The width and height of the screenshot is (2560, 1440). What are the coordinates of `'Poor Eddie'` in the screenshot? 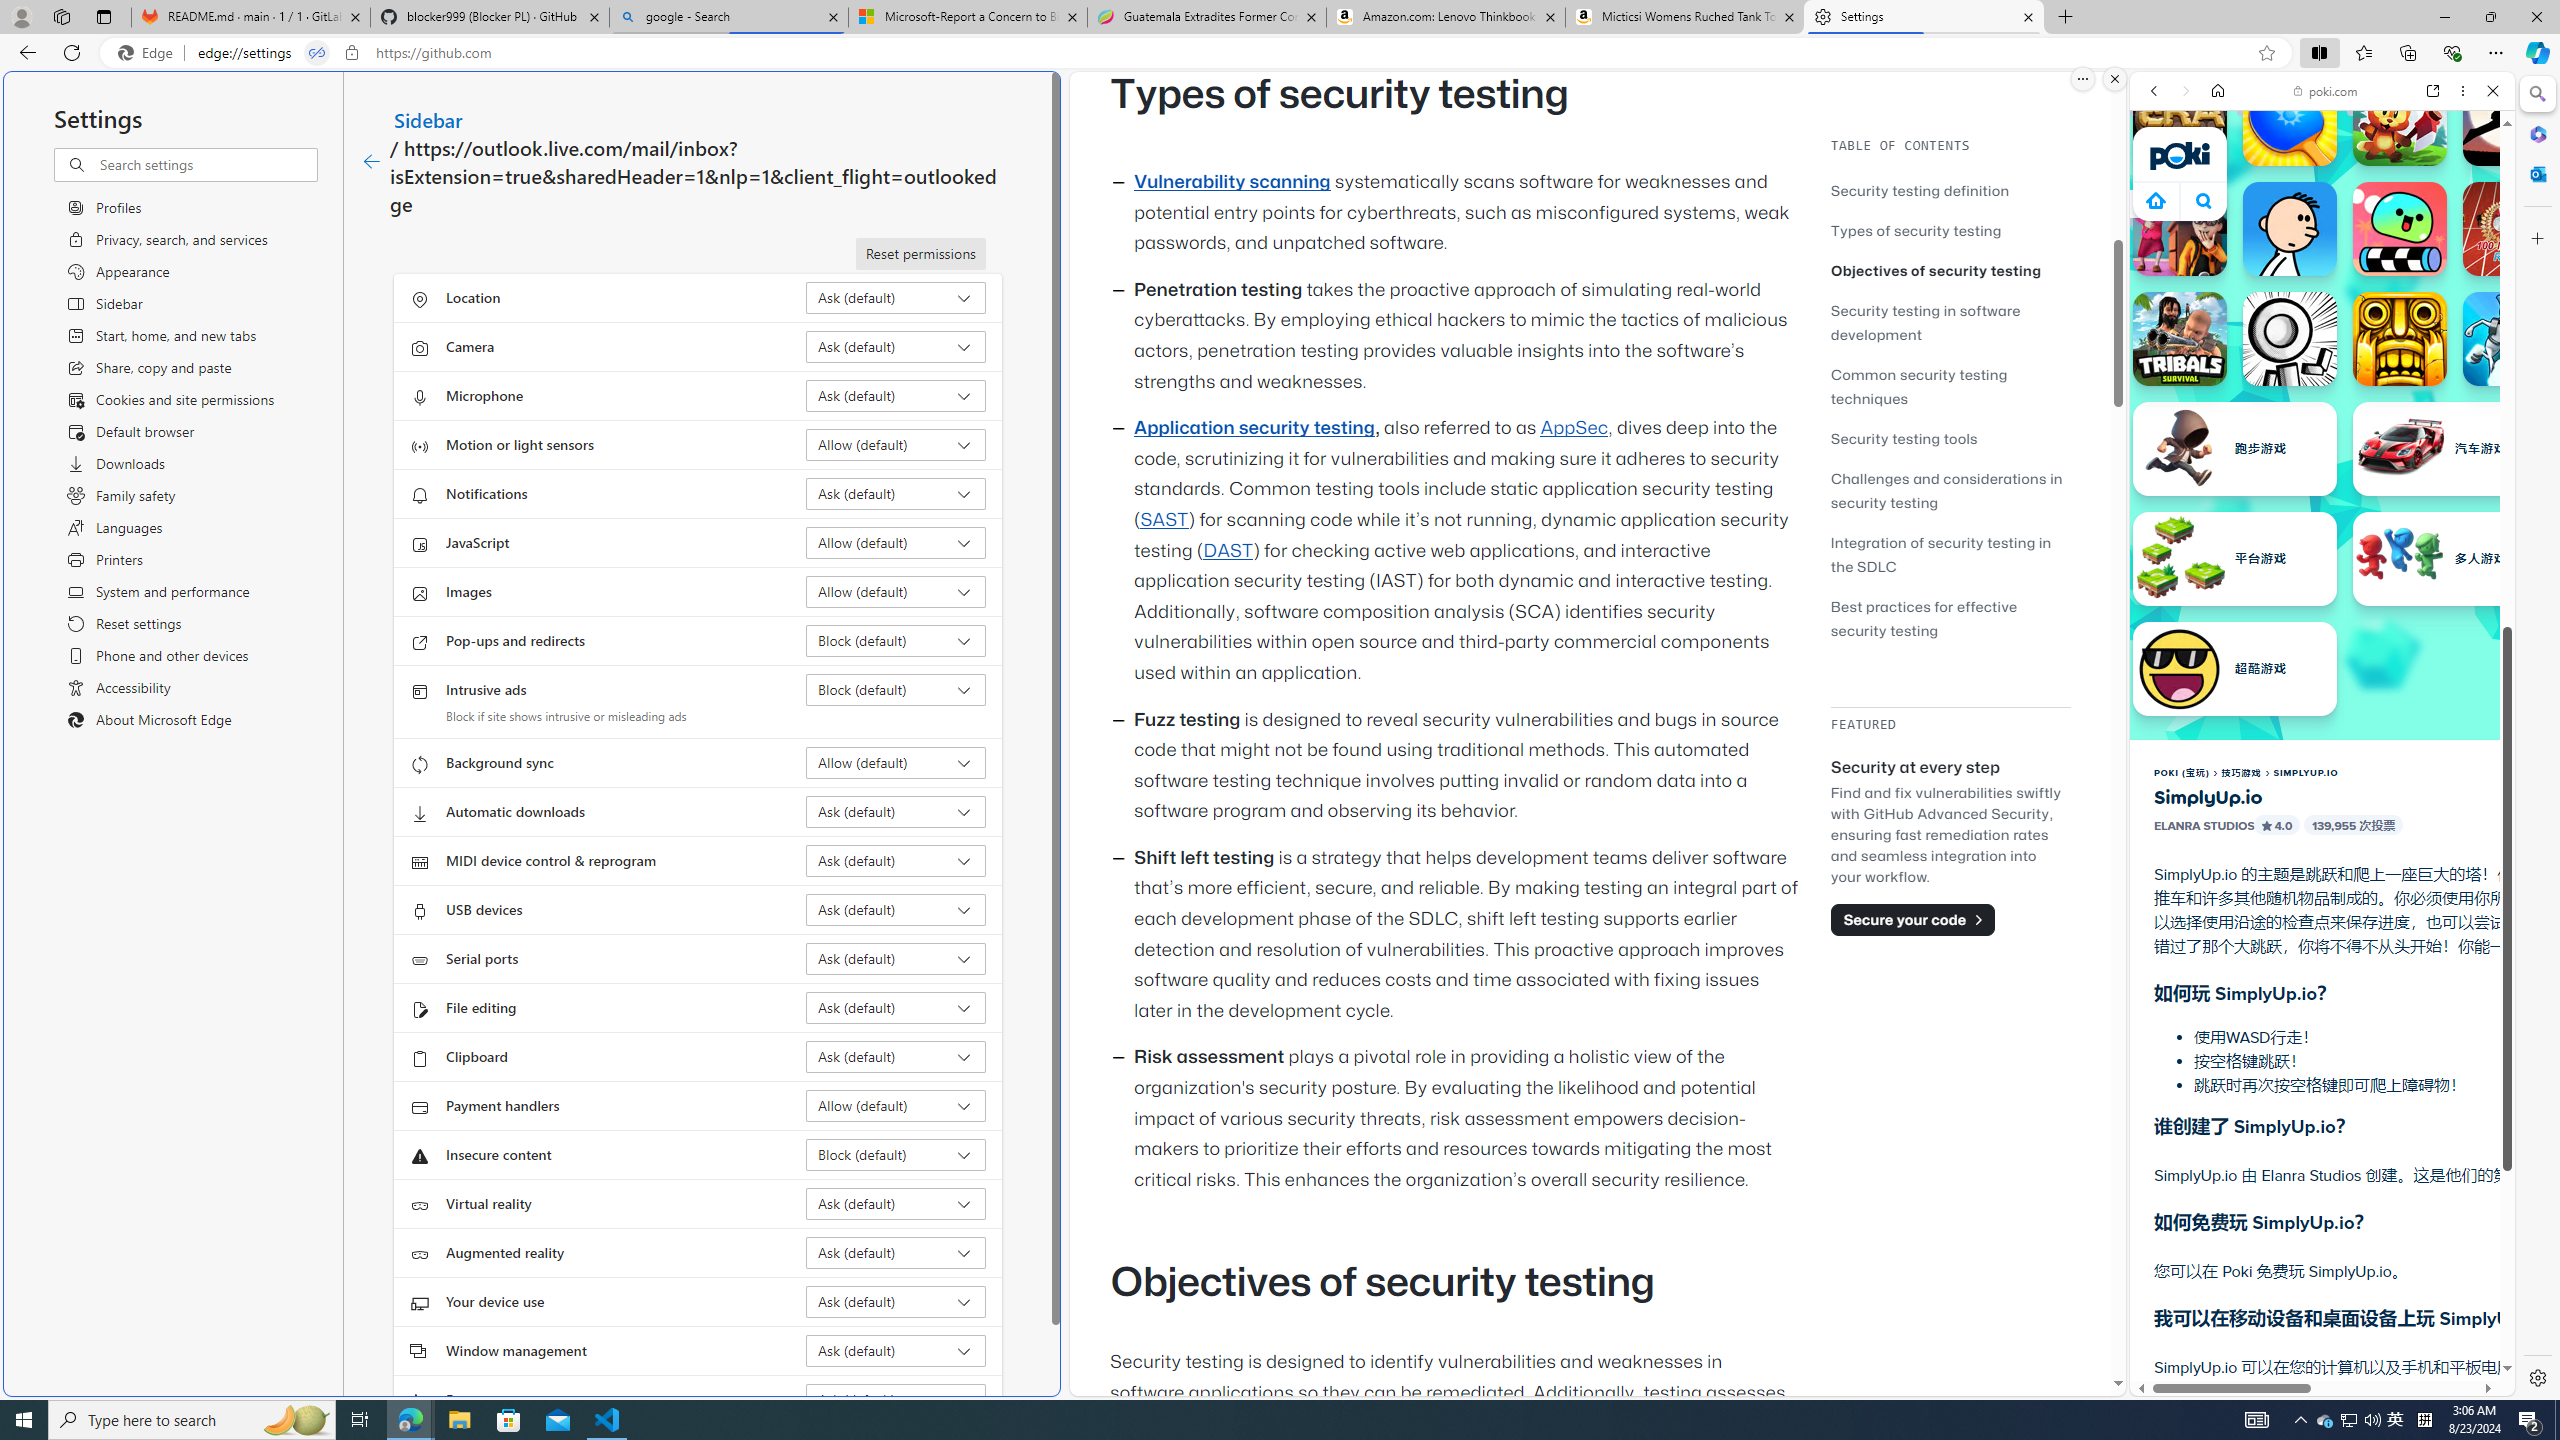 It's located at (2288, 227).